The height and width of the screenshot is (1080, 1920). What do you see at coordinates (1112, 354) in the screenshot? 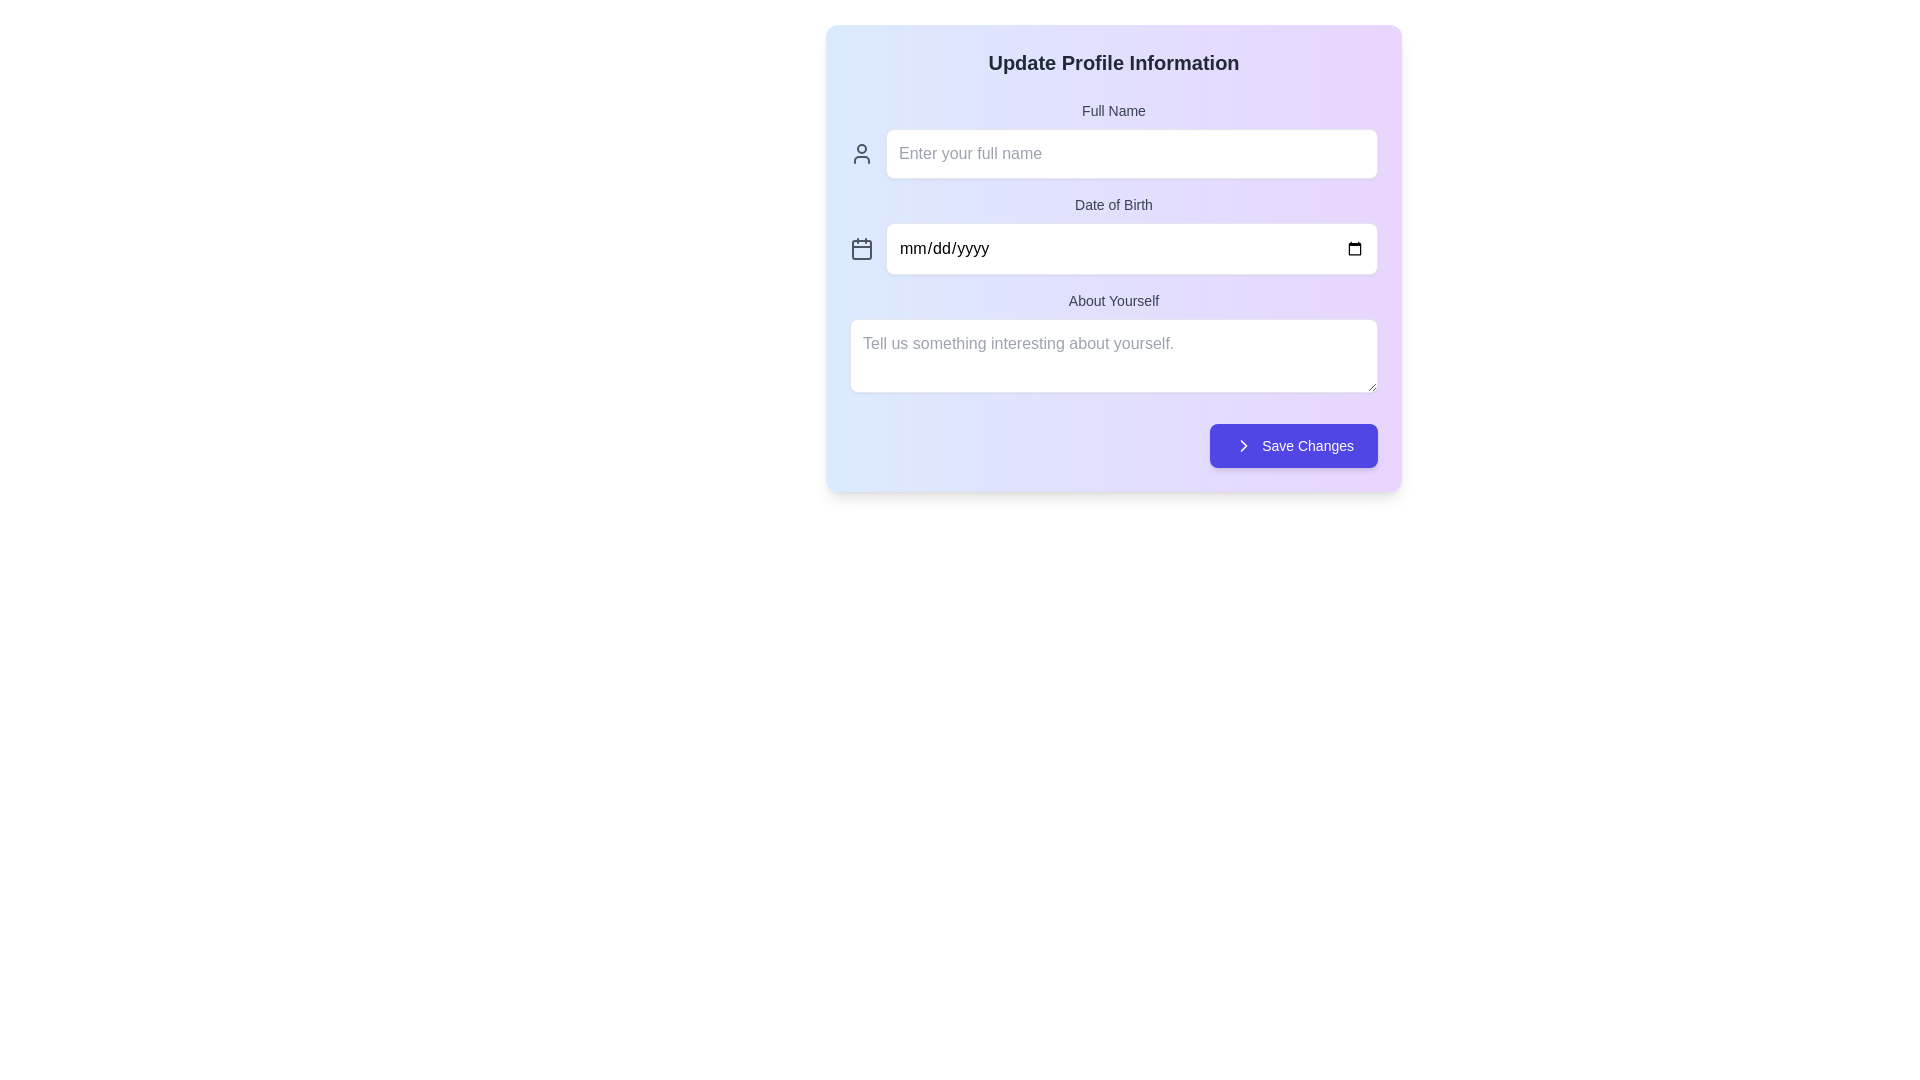
I see `the text input area with rounded corners and a light border that features the placeholder text 'Tell us something interesting about yourself'` at bounding box center [1112, 354].